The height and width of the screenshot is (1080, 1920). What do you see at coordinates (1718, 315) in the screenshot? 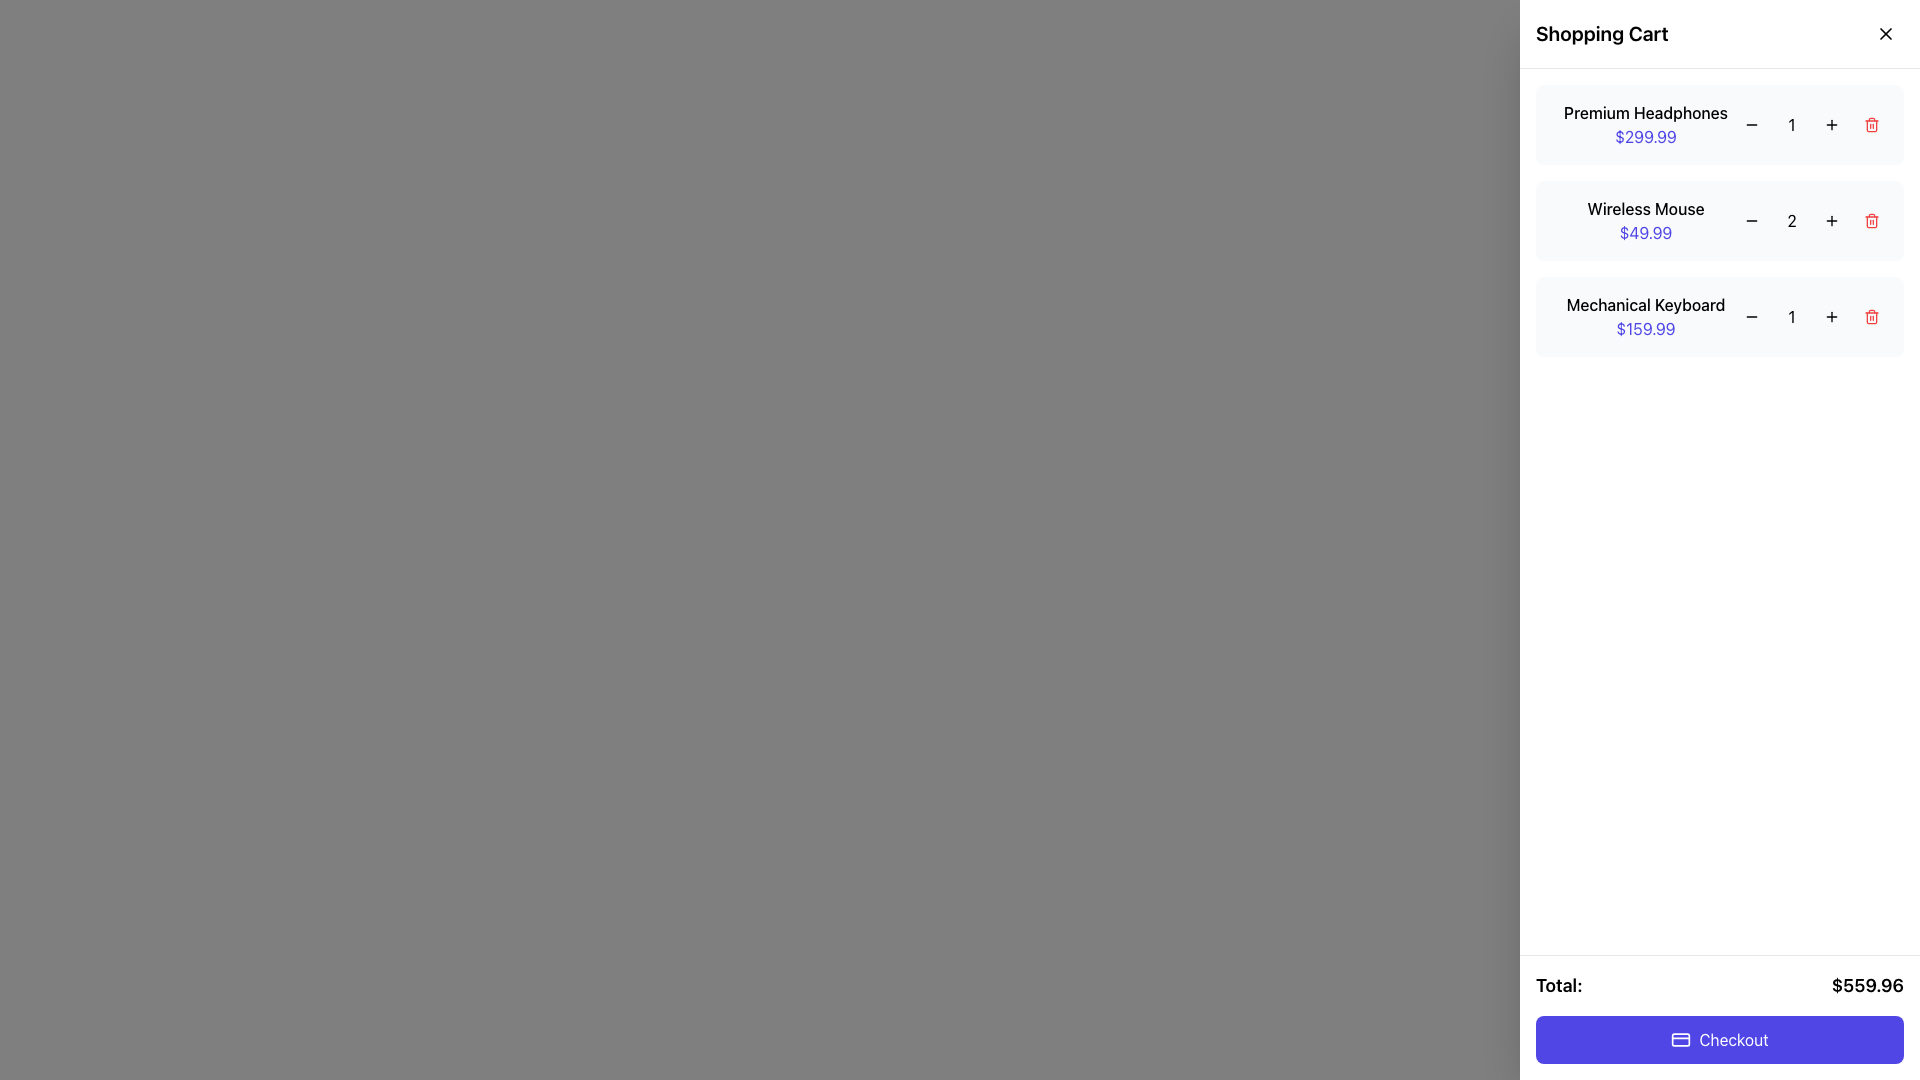
I see `the third item in the shopping cart list, which allows for adjusting the product's quantity or removal` at bounding box center [1718, 315].